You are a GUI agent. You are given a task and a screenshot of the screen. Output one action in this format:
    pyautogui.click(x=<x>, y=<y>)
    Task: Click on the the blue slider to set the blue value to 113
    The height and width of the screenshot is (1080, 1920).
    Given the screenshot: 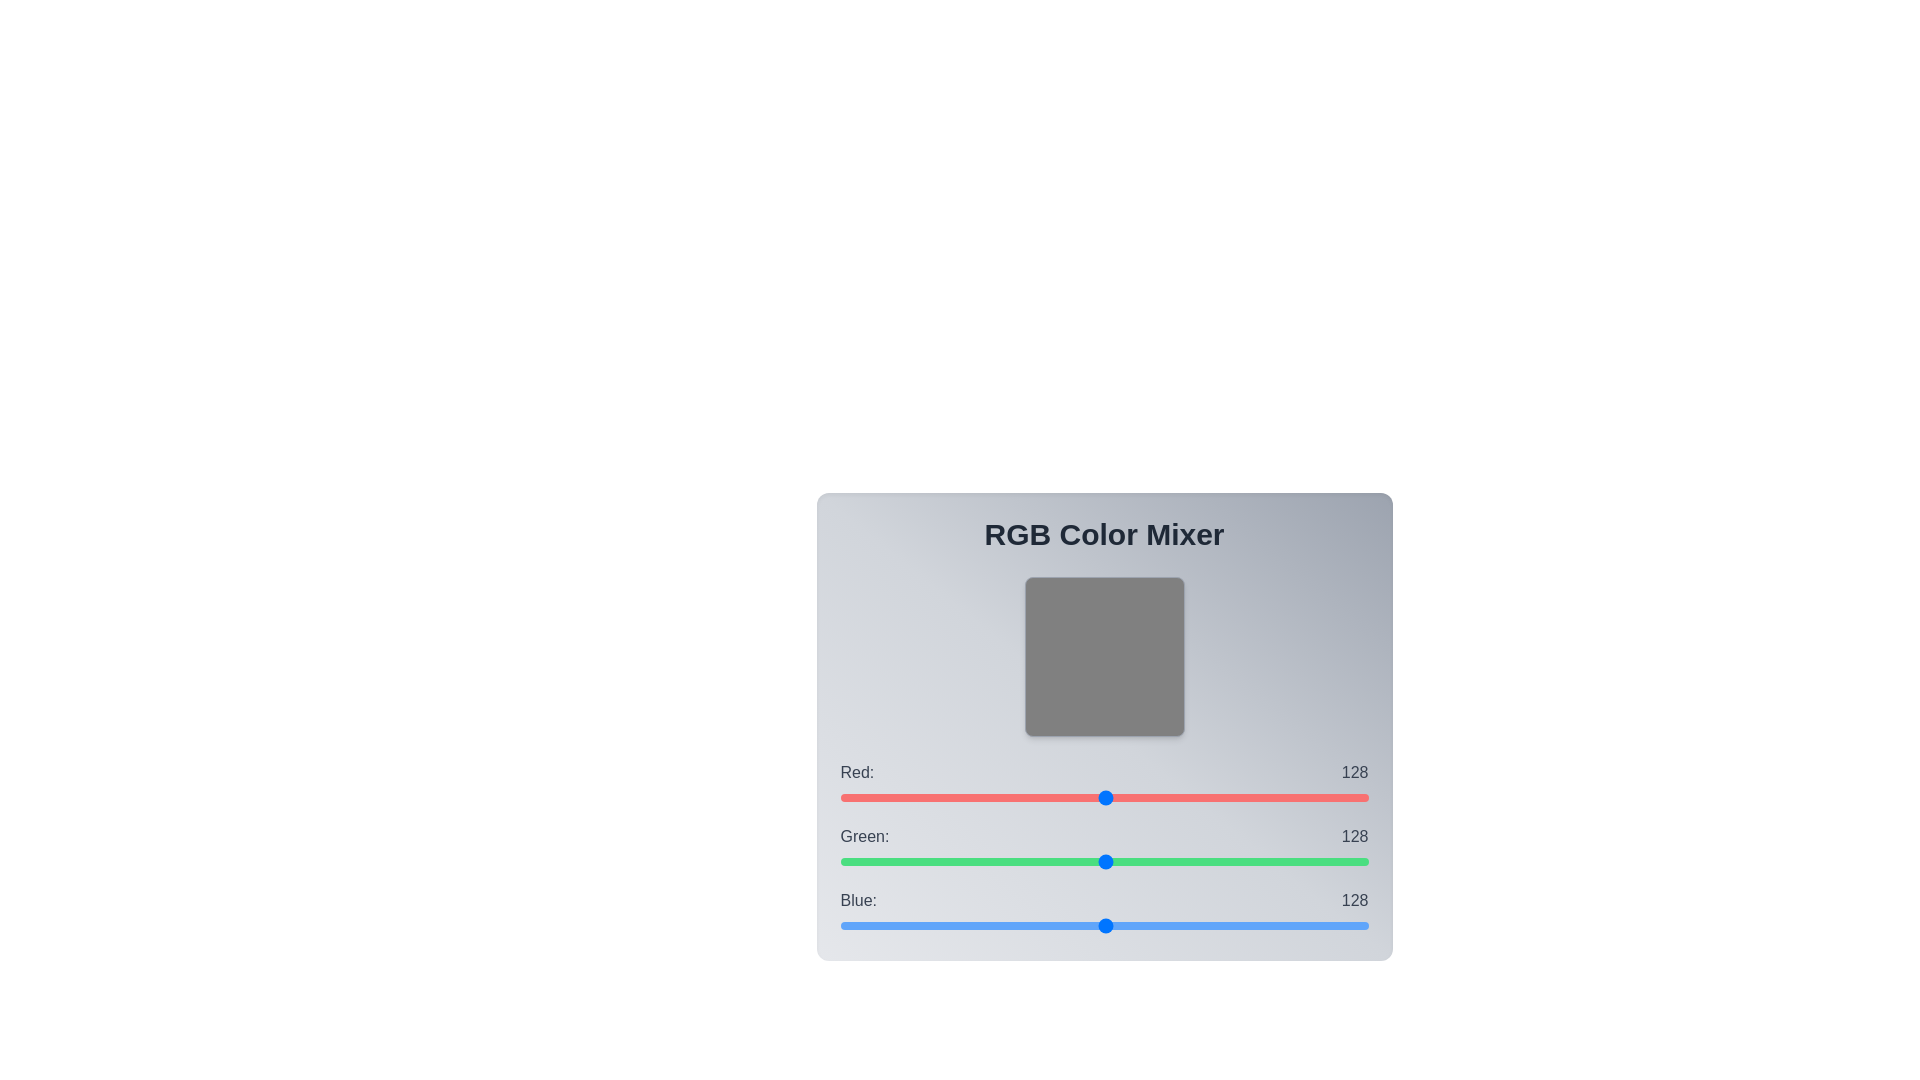 What is the action you would take?
    pyautogui.click(x=1073, y=925)
    